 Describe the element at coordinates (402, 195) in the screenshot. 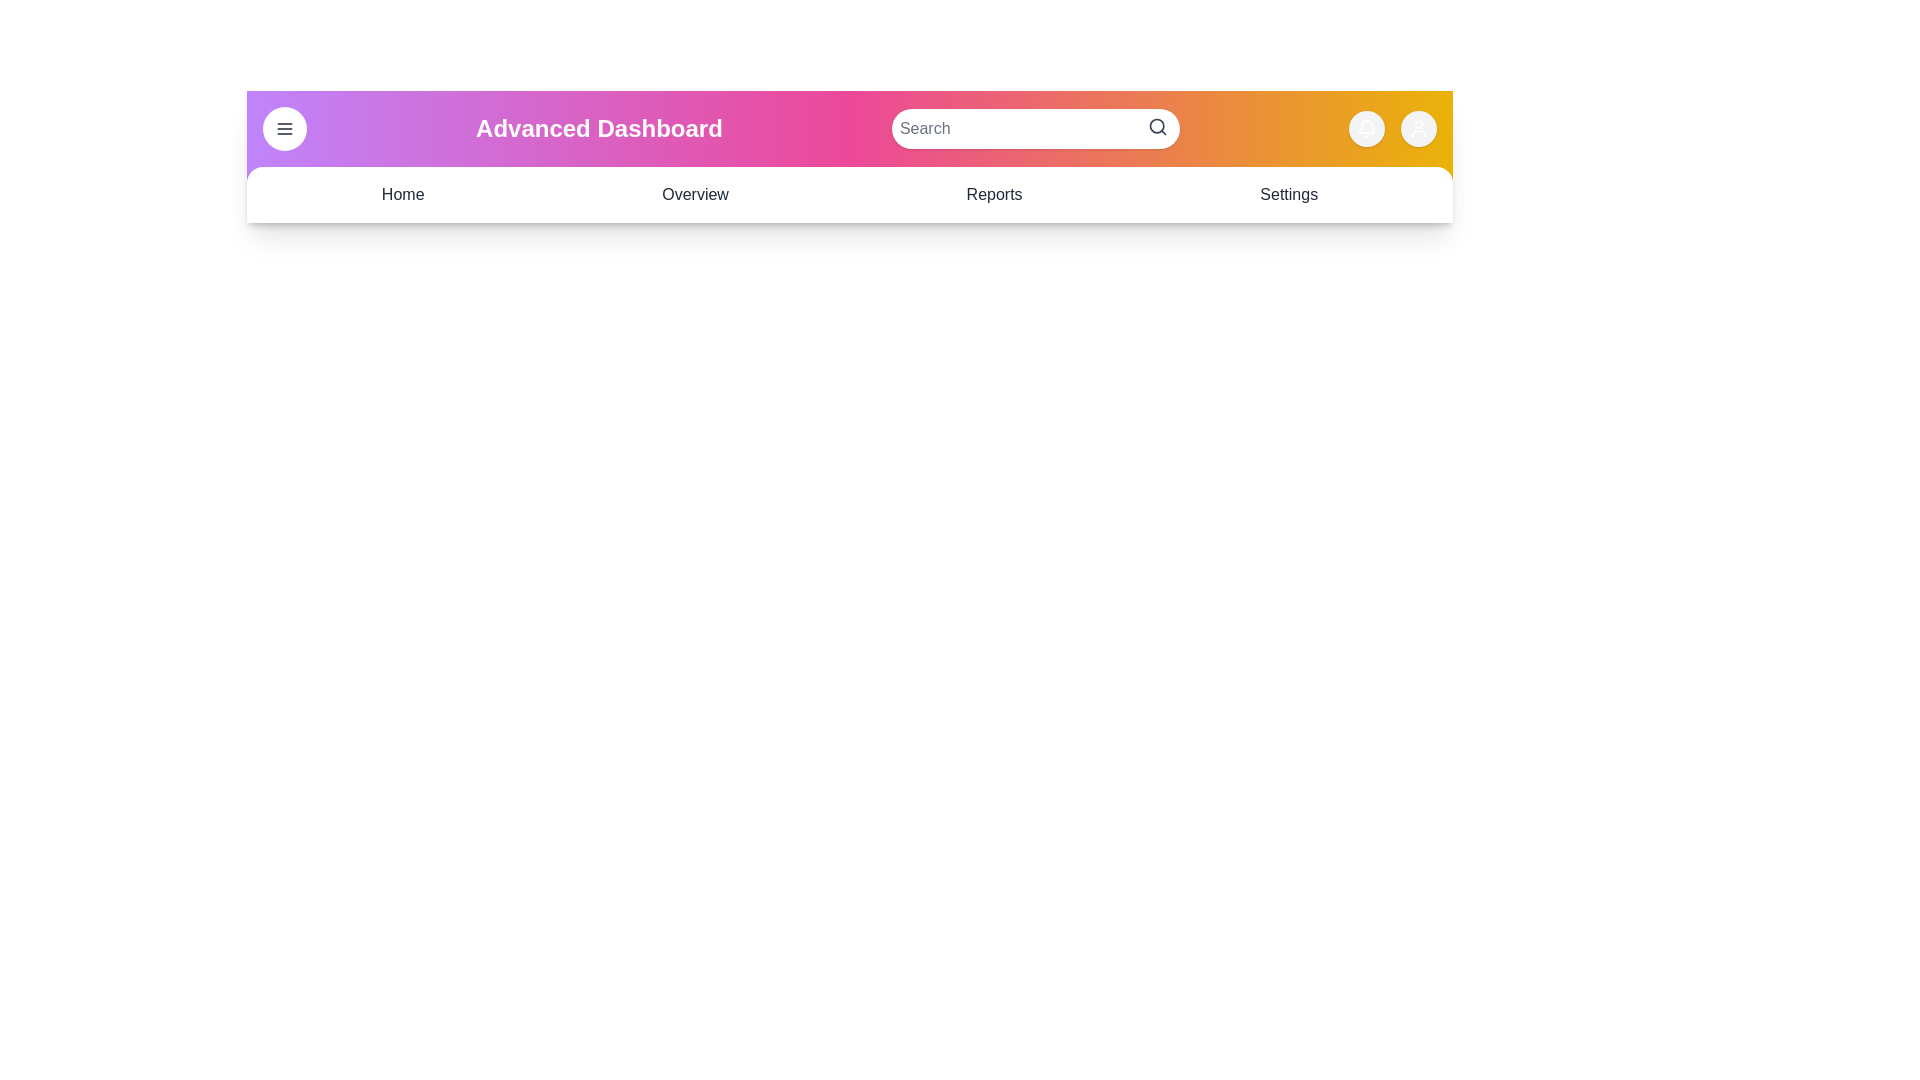

I see `the navigation link Home to see the hover effect` at that location.